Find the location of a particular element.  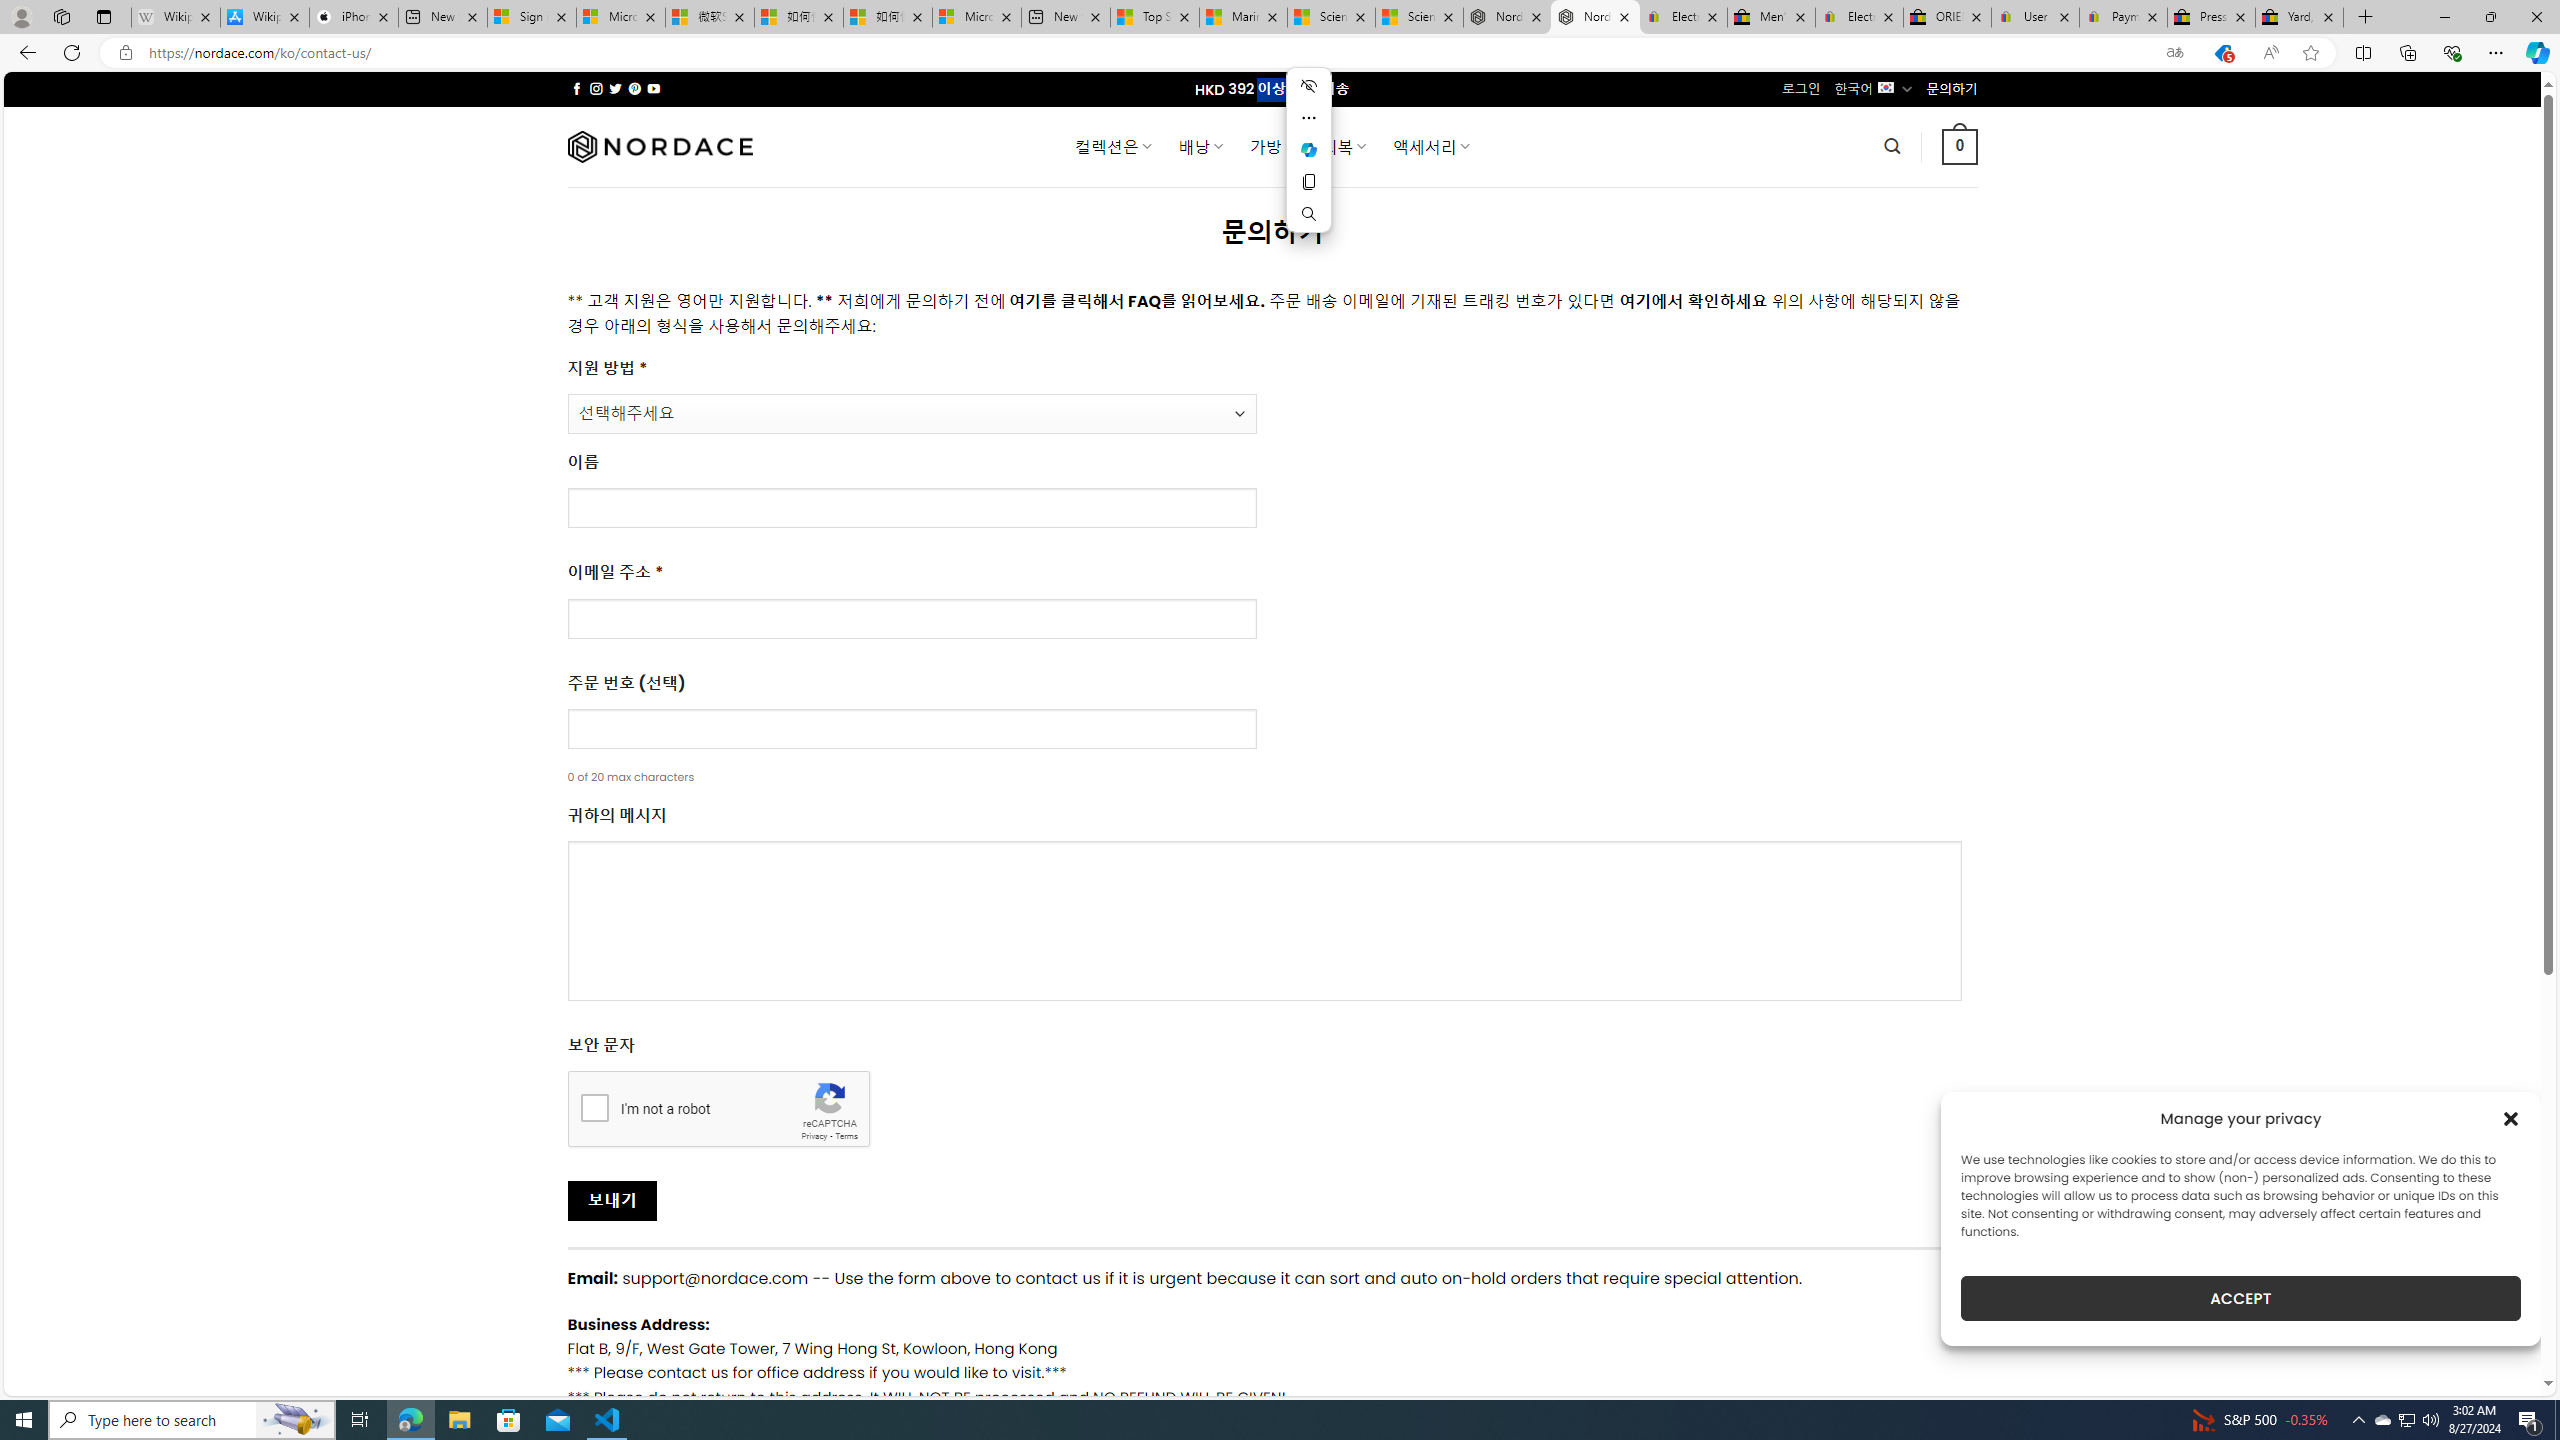

'Wikipedia - Sleeping' is located at coordinates (175, 16).